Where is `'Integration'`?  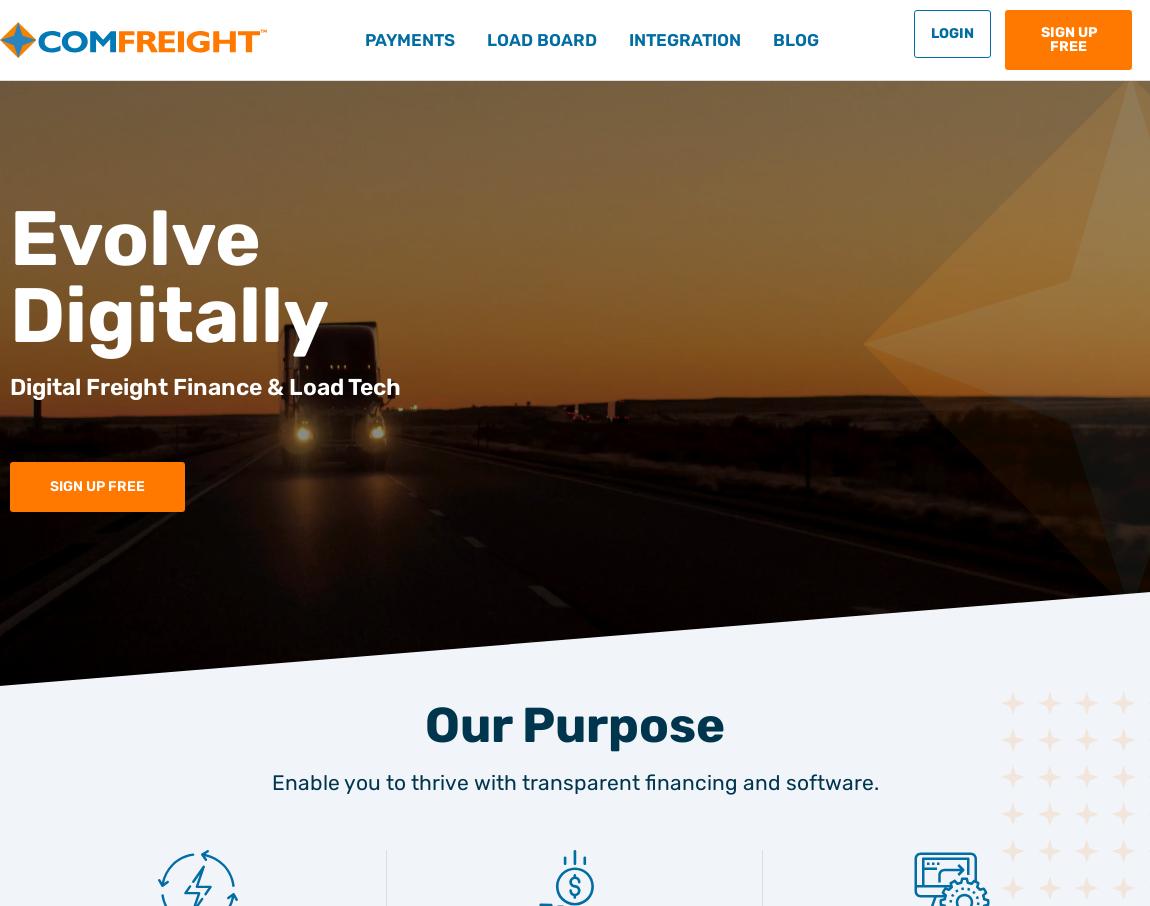 'Integration' is located at coordinates (684, 39).